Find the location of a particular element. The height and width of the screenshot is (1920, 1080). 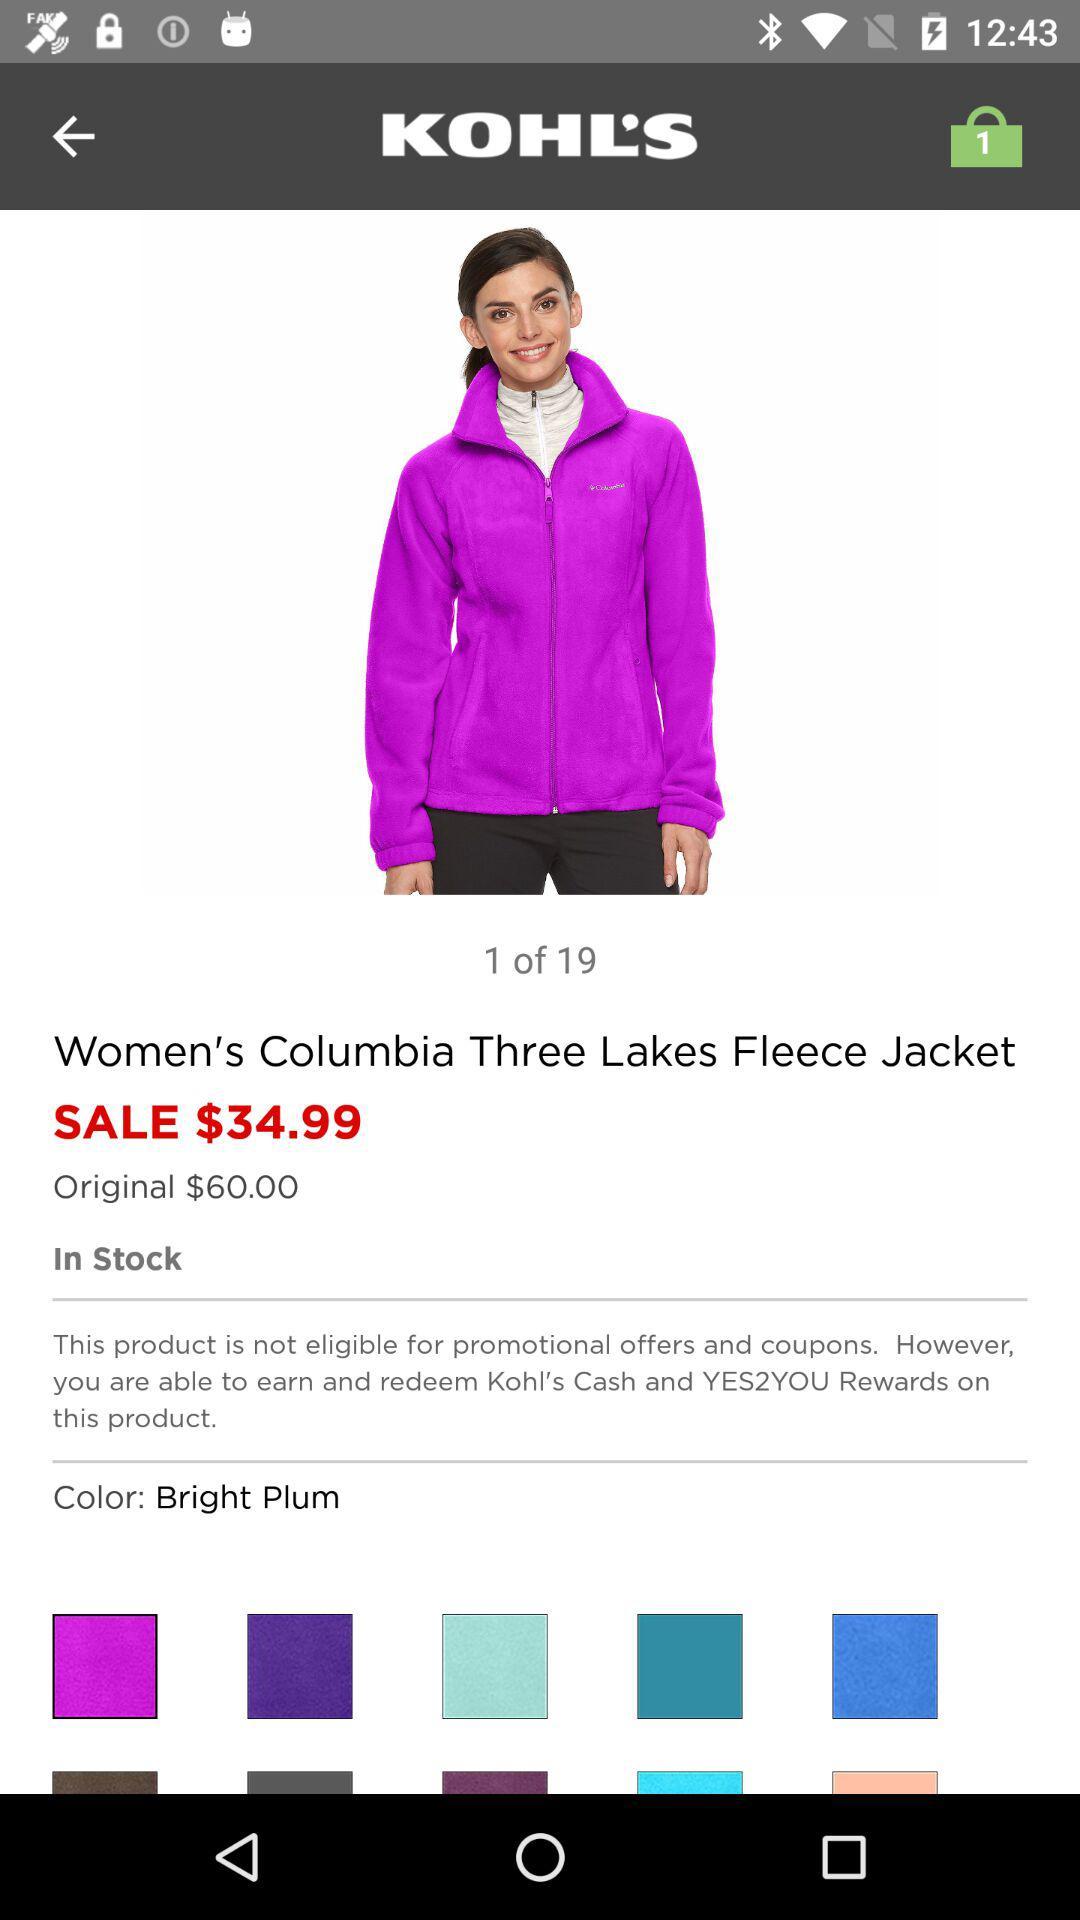

the close icon is located at coordinates (300, 1666).